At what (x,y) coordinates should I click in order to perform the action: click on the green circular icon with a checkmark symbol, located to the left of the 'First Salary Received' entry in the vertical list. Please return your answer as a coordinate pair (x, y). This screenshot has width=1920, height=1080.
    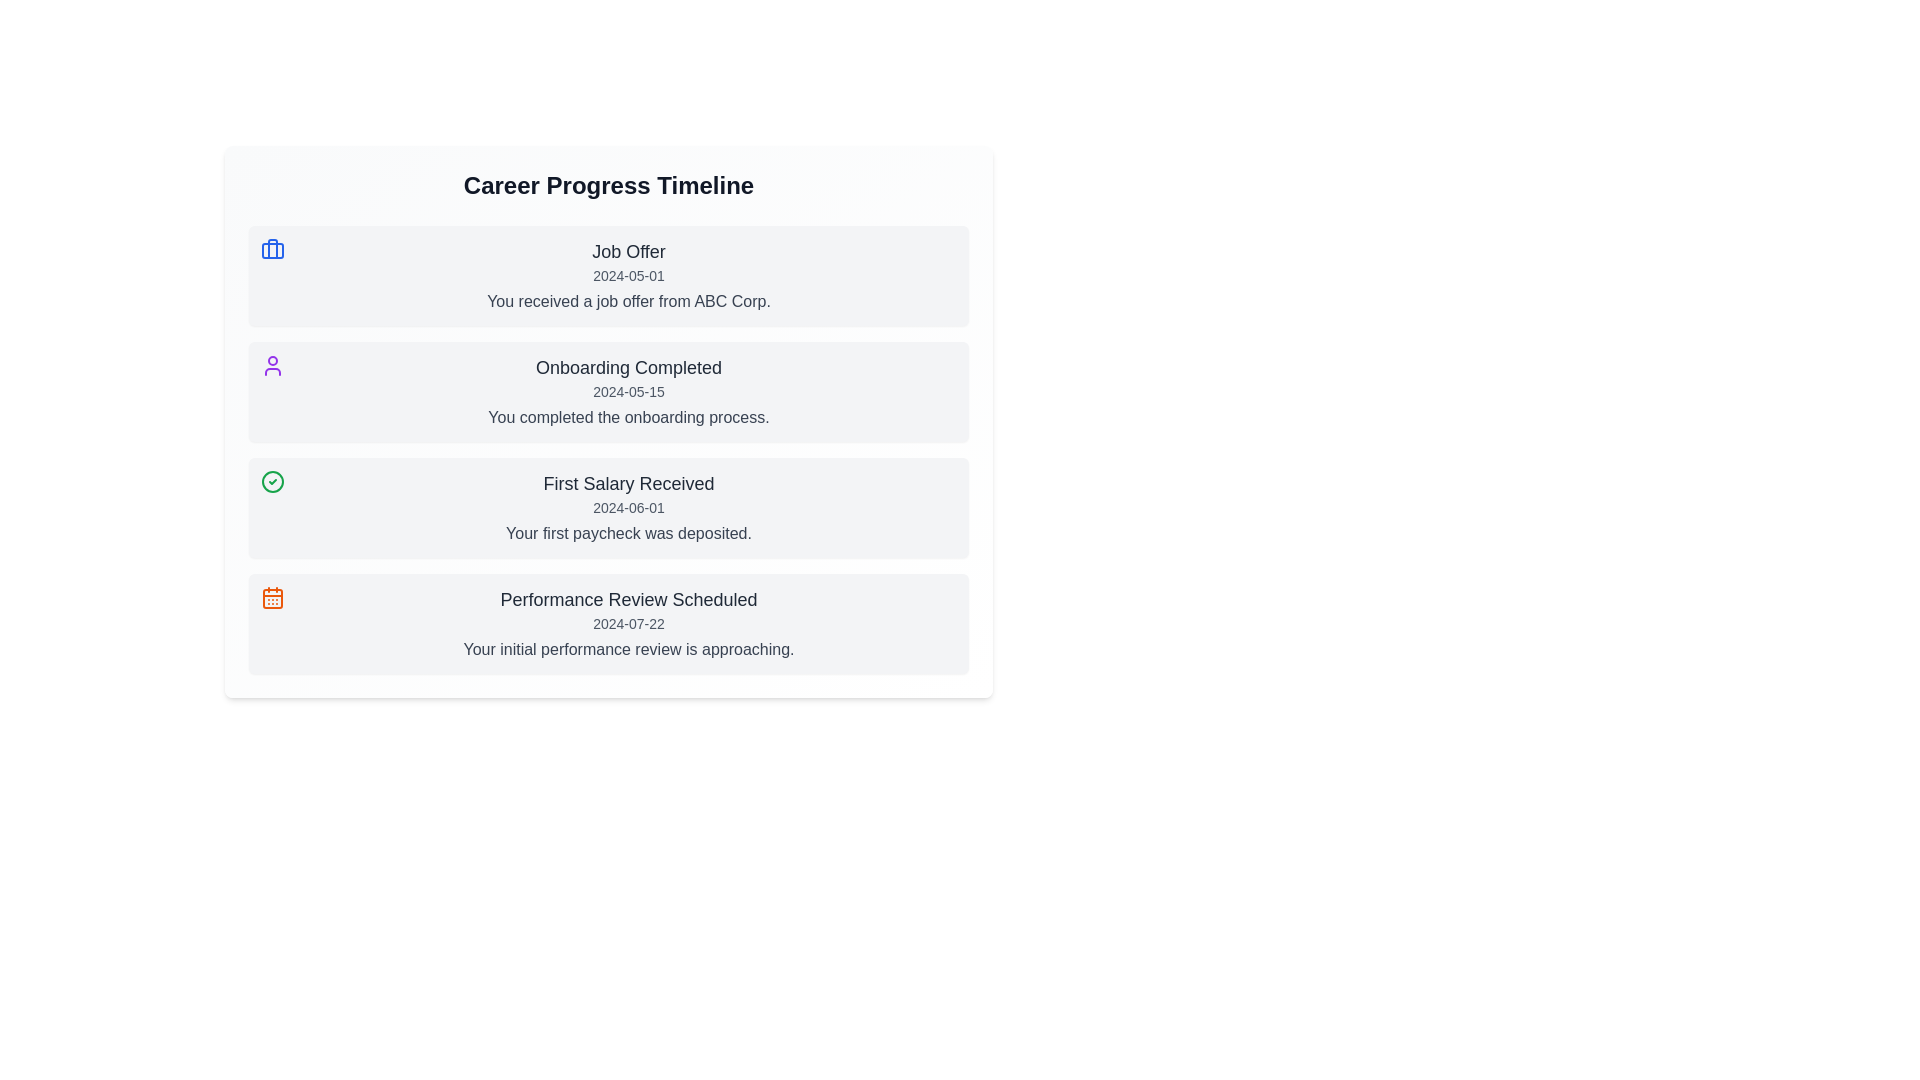
    Looking at the image, I should click on (272, 482).